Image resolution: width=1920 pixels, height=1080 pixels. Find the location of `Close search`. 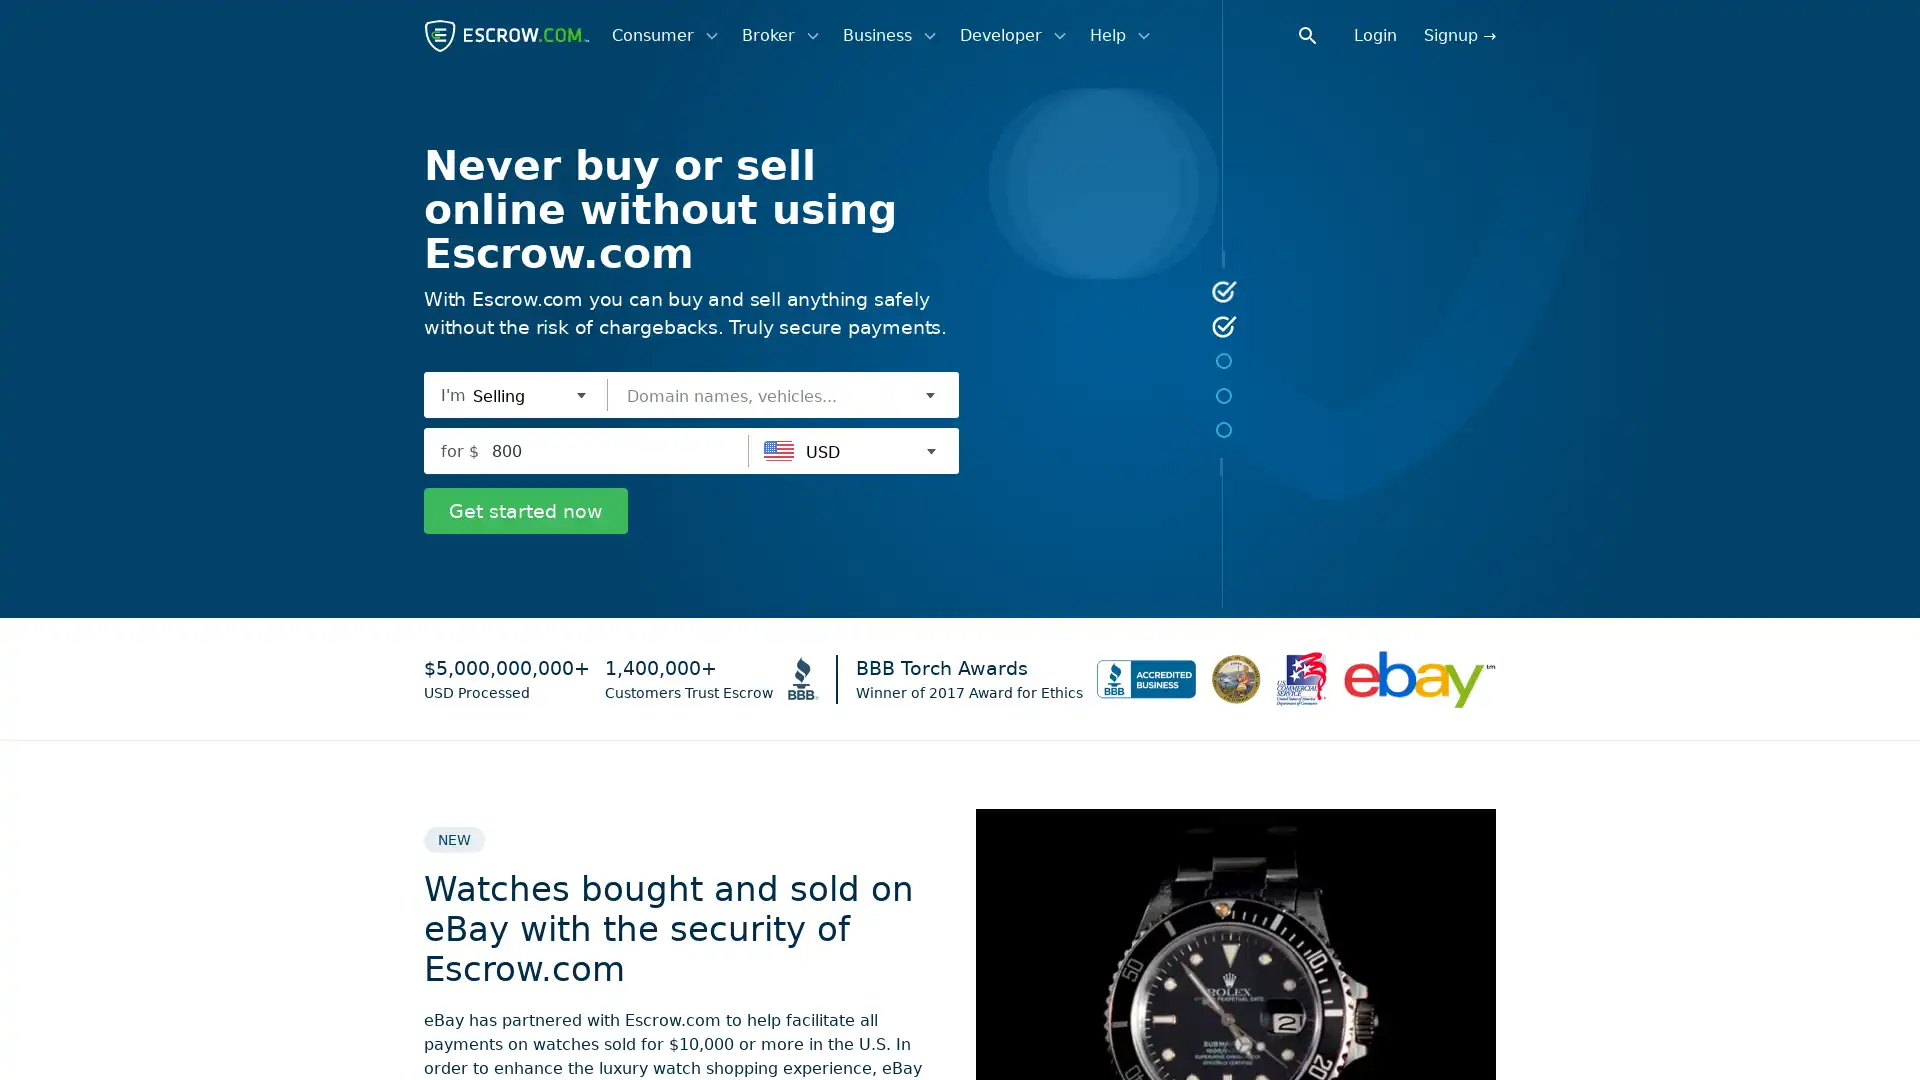

Close search is located at coordinates (1319, 34).